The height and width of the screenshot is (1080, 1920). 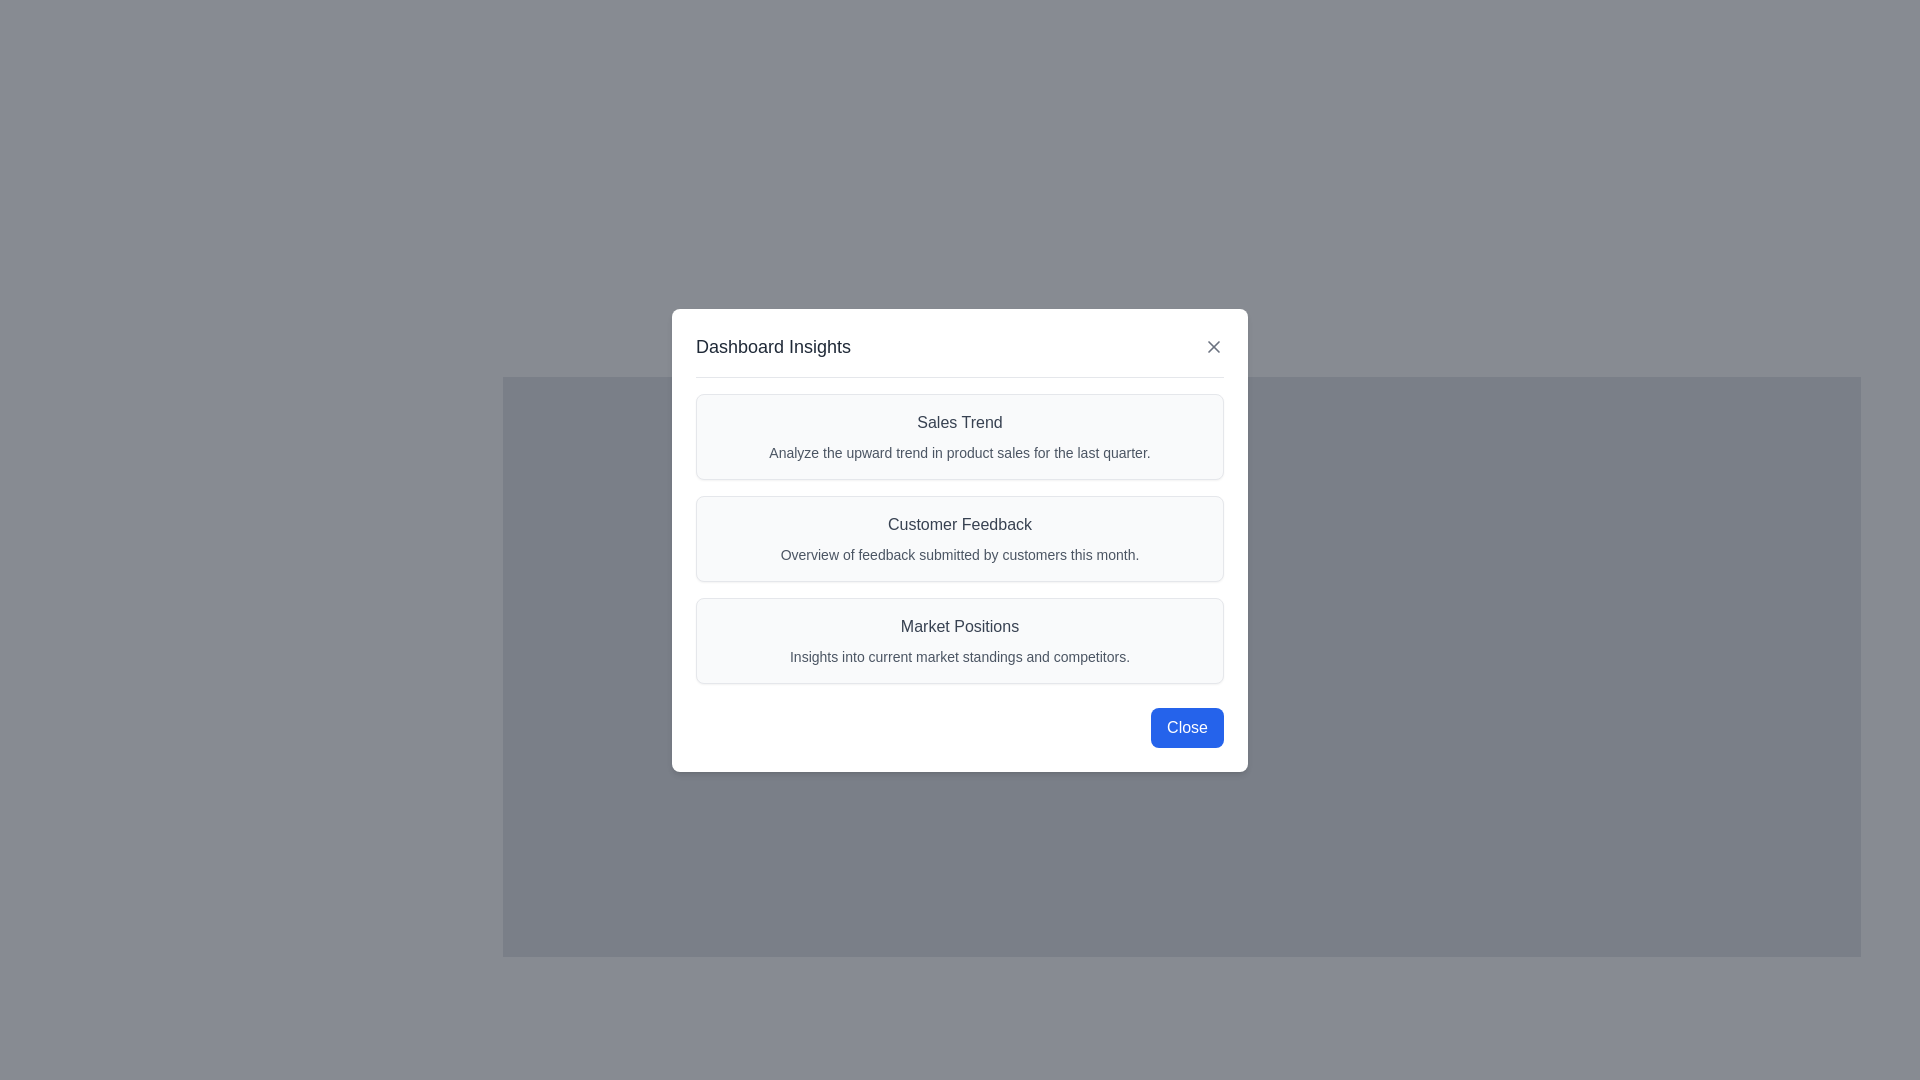 I want to click on the interactive close icon button located at the top-right corner of the 'Dashboard Insights' header, so click(x=1213, y=345).